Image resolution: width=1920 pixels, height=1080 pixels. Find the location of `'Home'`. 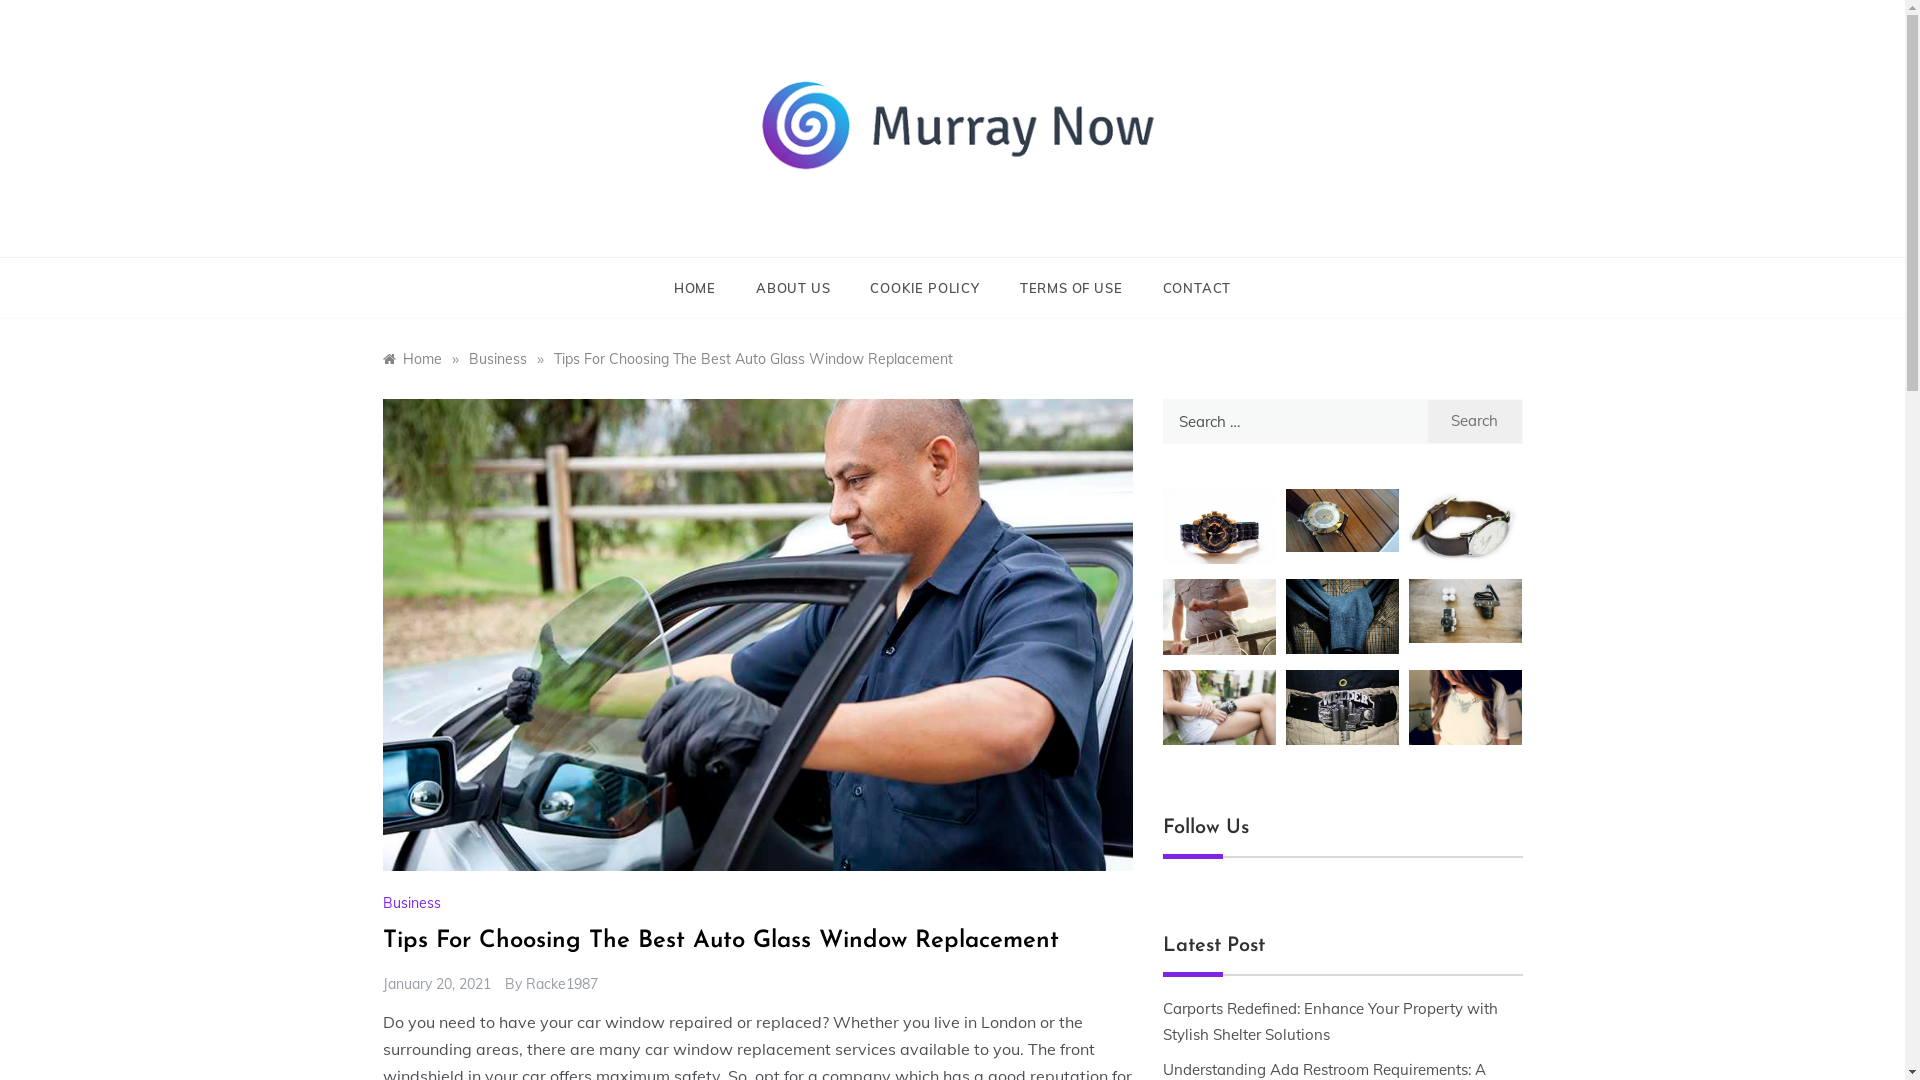

'Home' is located at coordinates (410, 357).